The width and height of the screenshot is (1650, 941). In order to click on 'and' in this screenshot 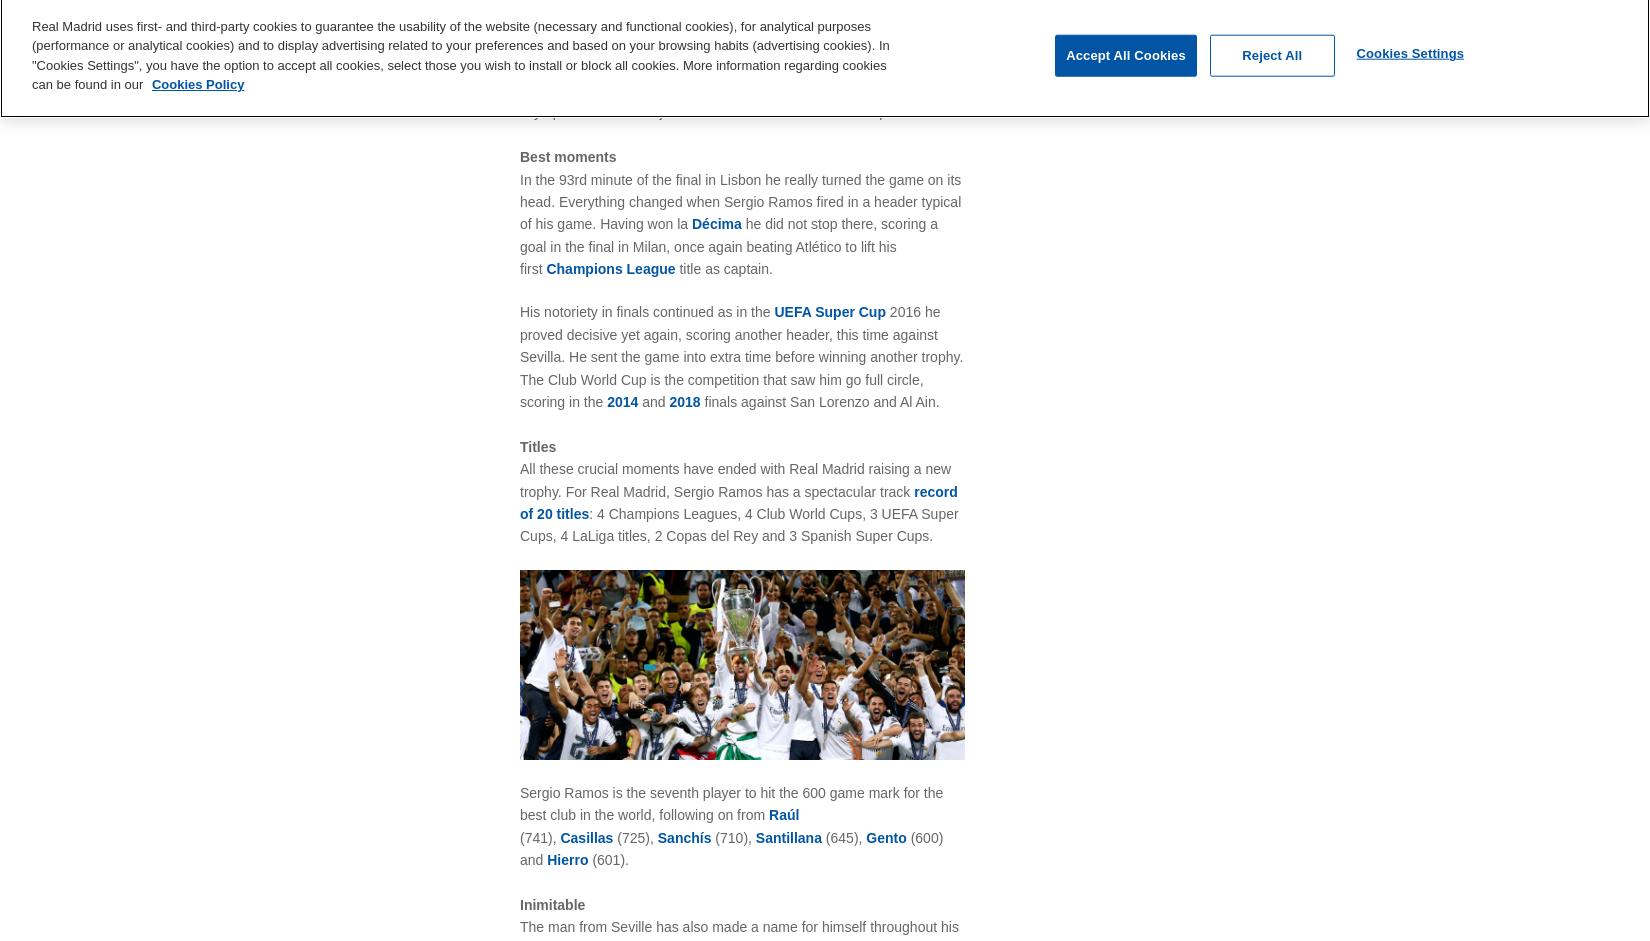, I will do `click(654, 400)`.